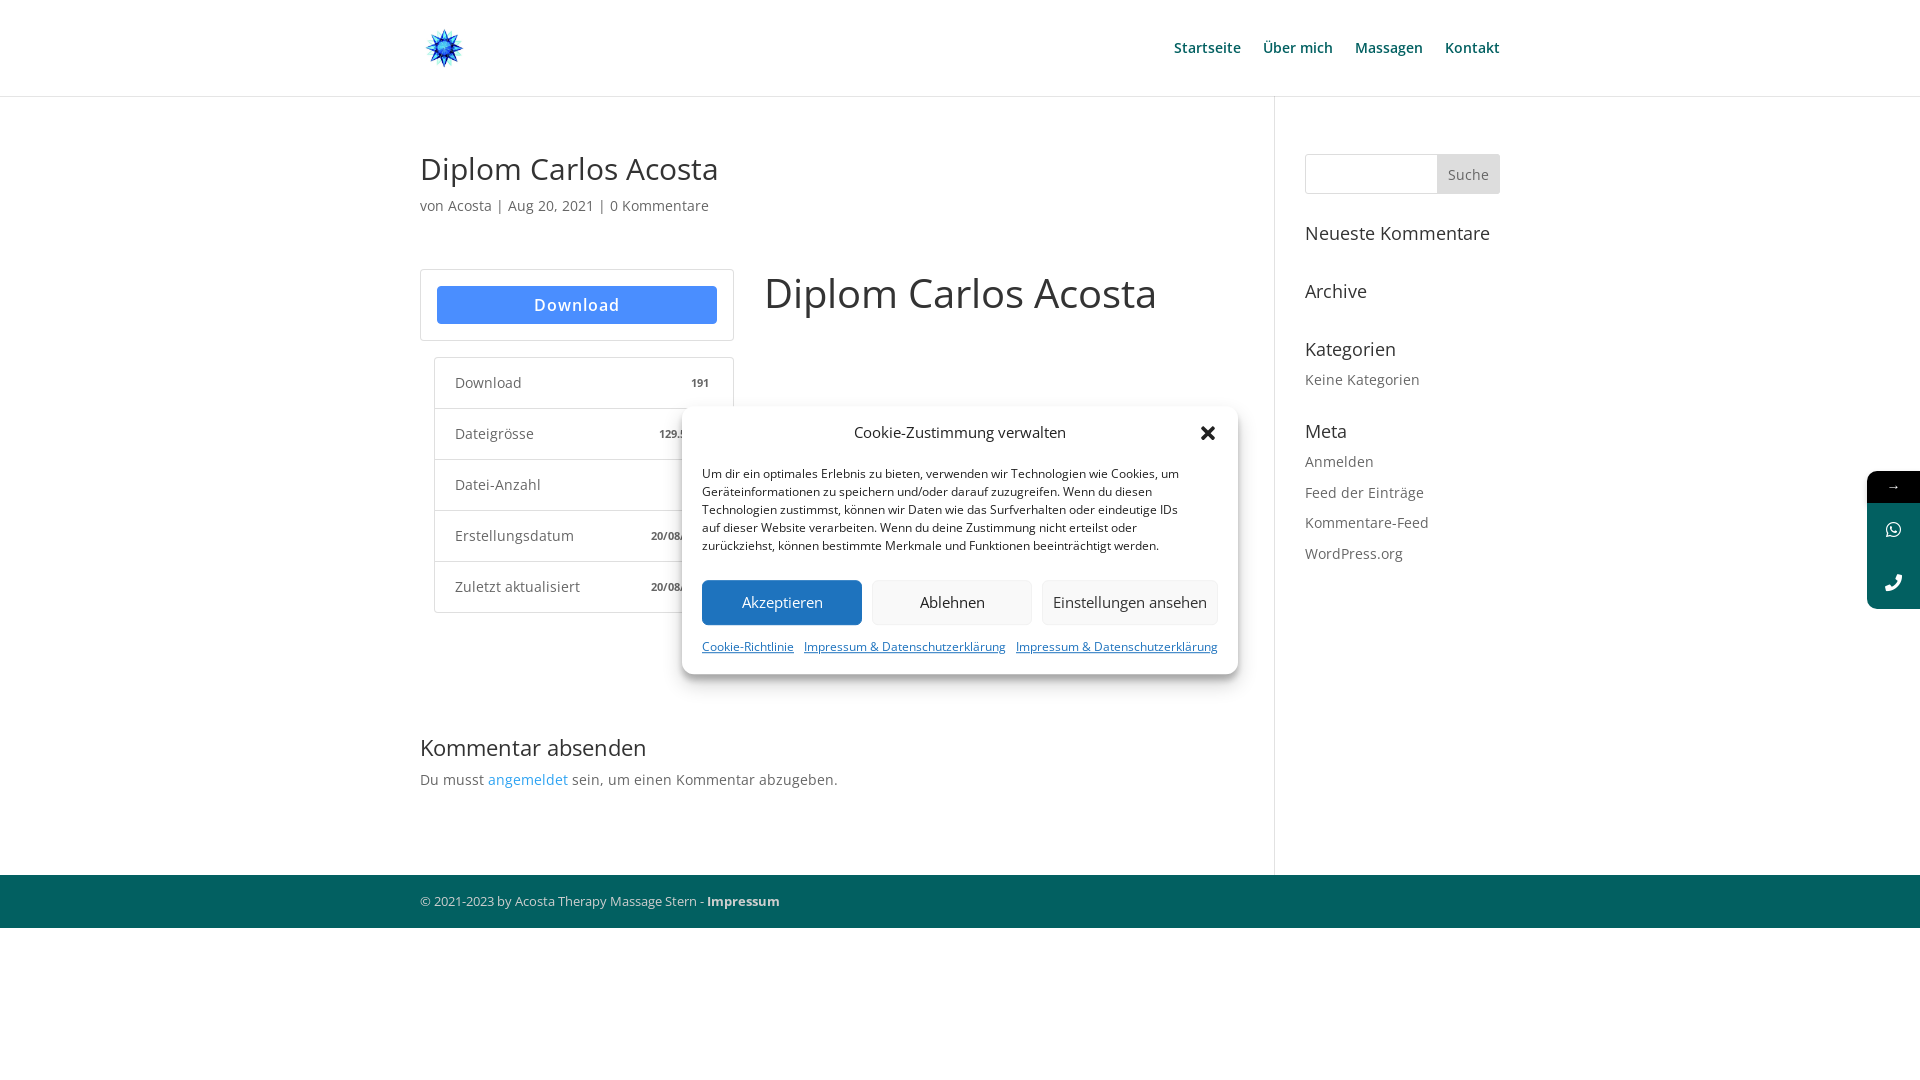 The height and width of the screenshot is (1080, 1920). I want to click on 'WordPress.org', so click(1305, 553).